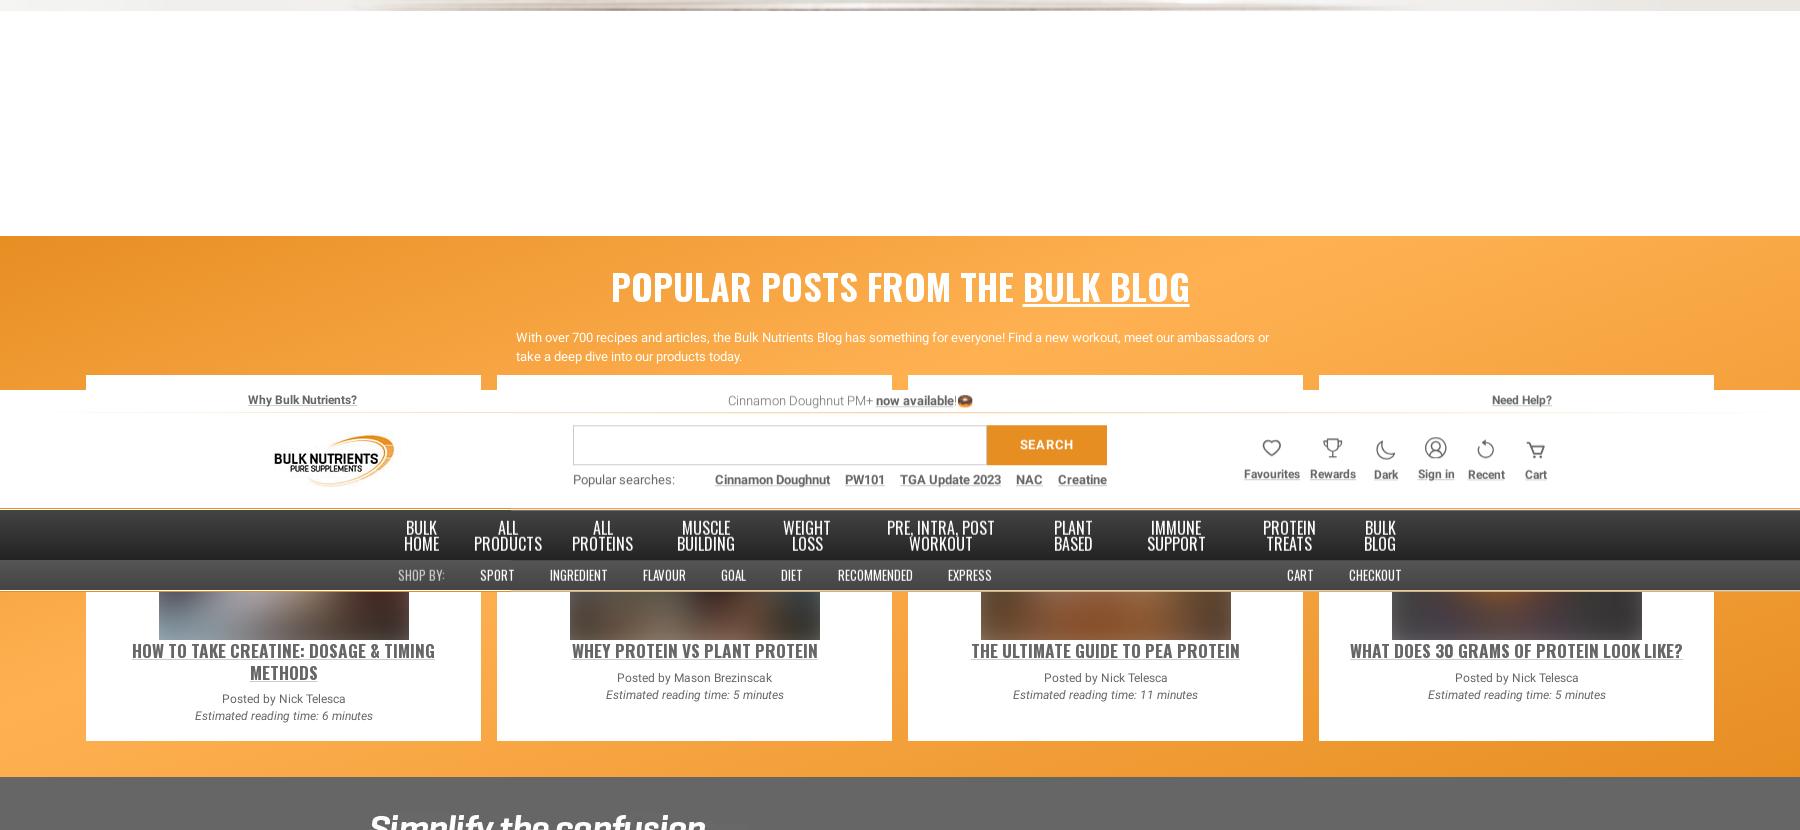 This screenshot has height=830, width=1800. Describe the element at coordinates (490, 348) in the screenshot. I see `'Creatine Monohydrate'` at that location.